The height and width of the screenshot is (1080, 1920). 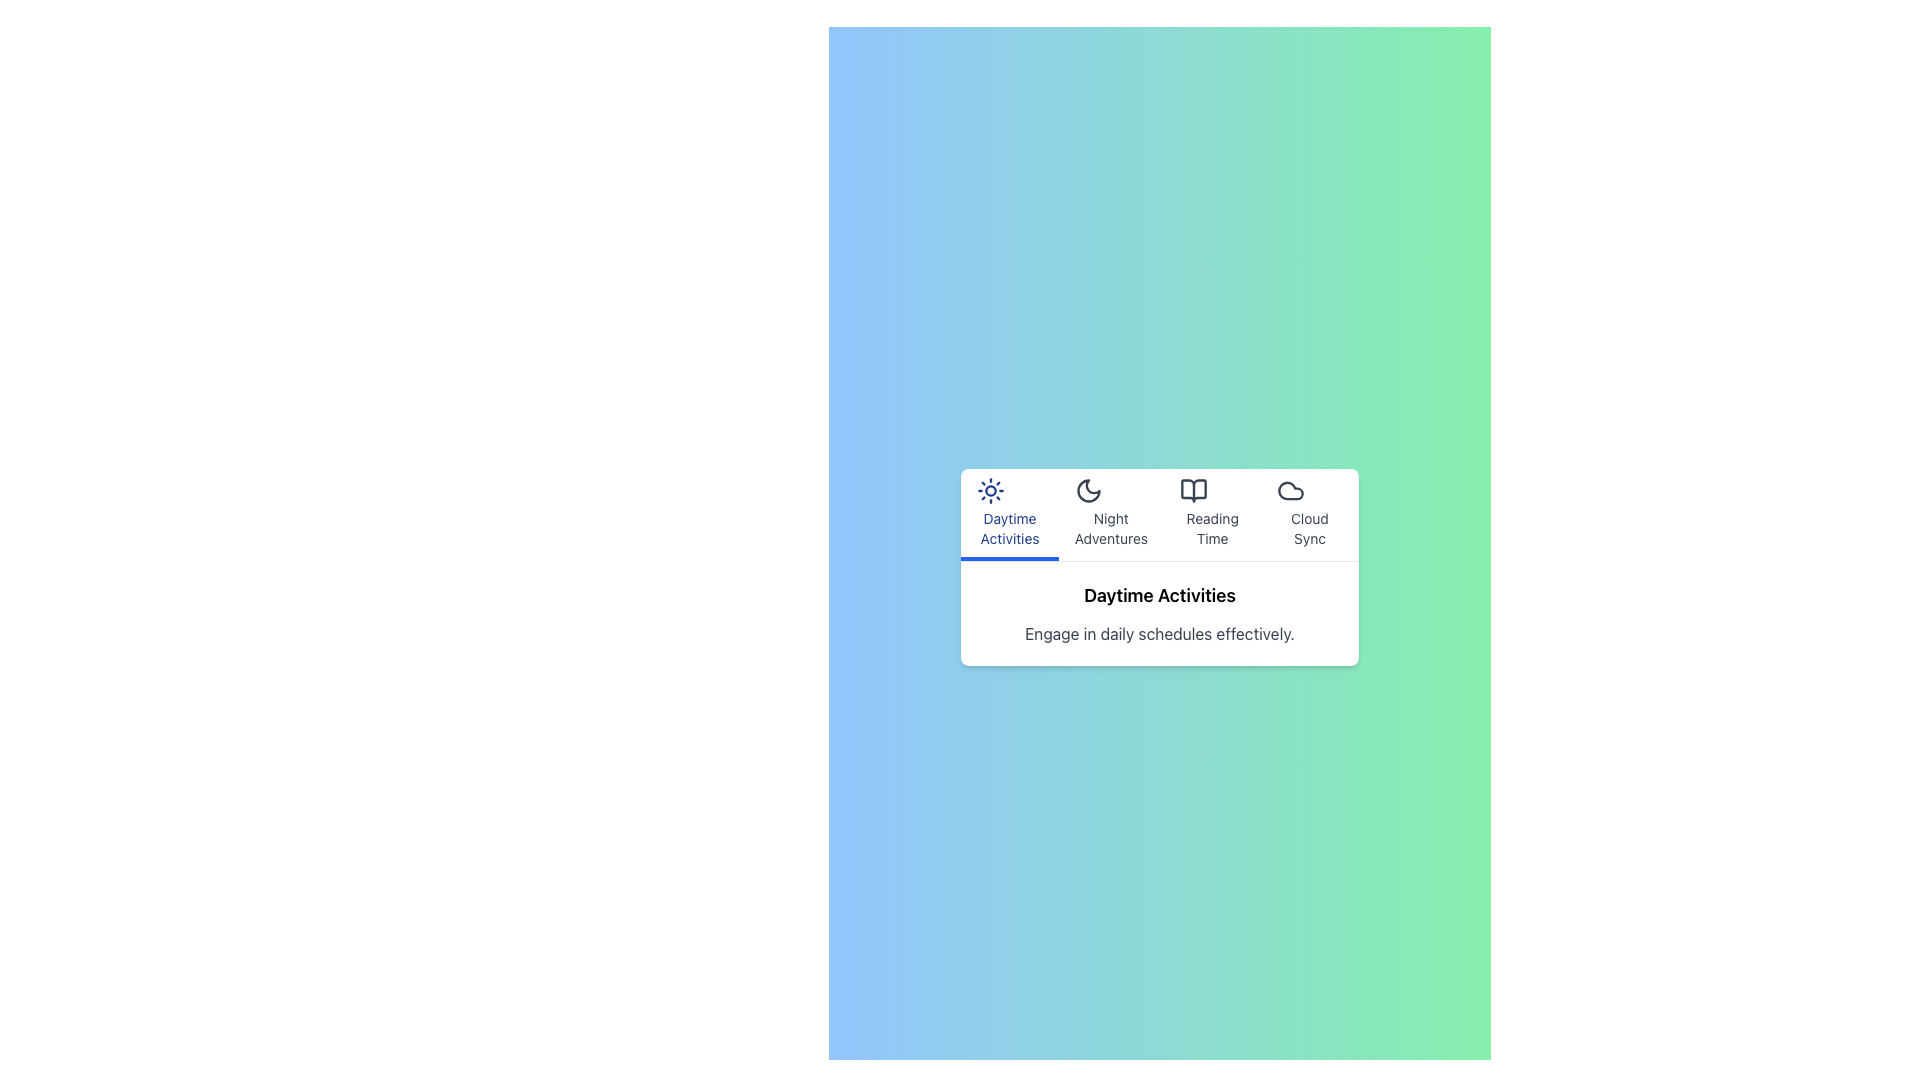 I want to click on text label 'Night Adventures' located in the second menu item of the horizontal navigation bar, positioned below the crescent moon icon, so click(x=1110, y=527).